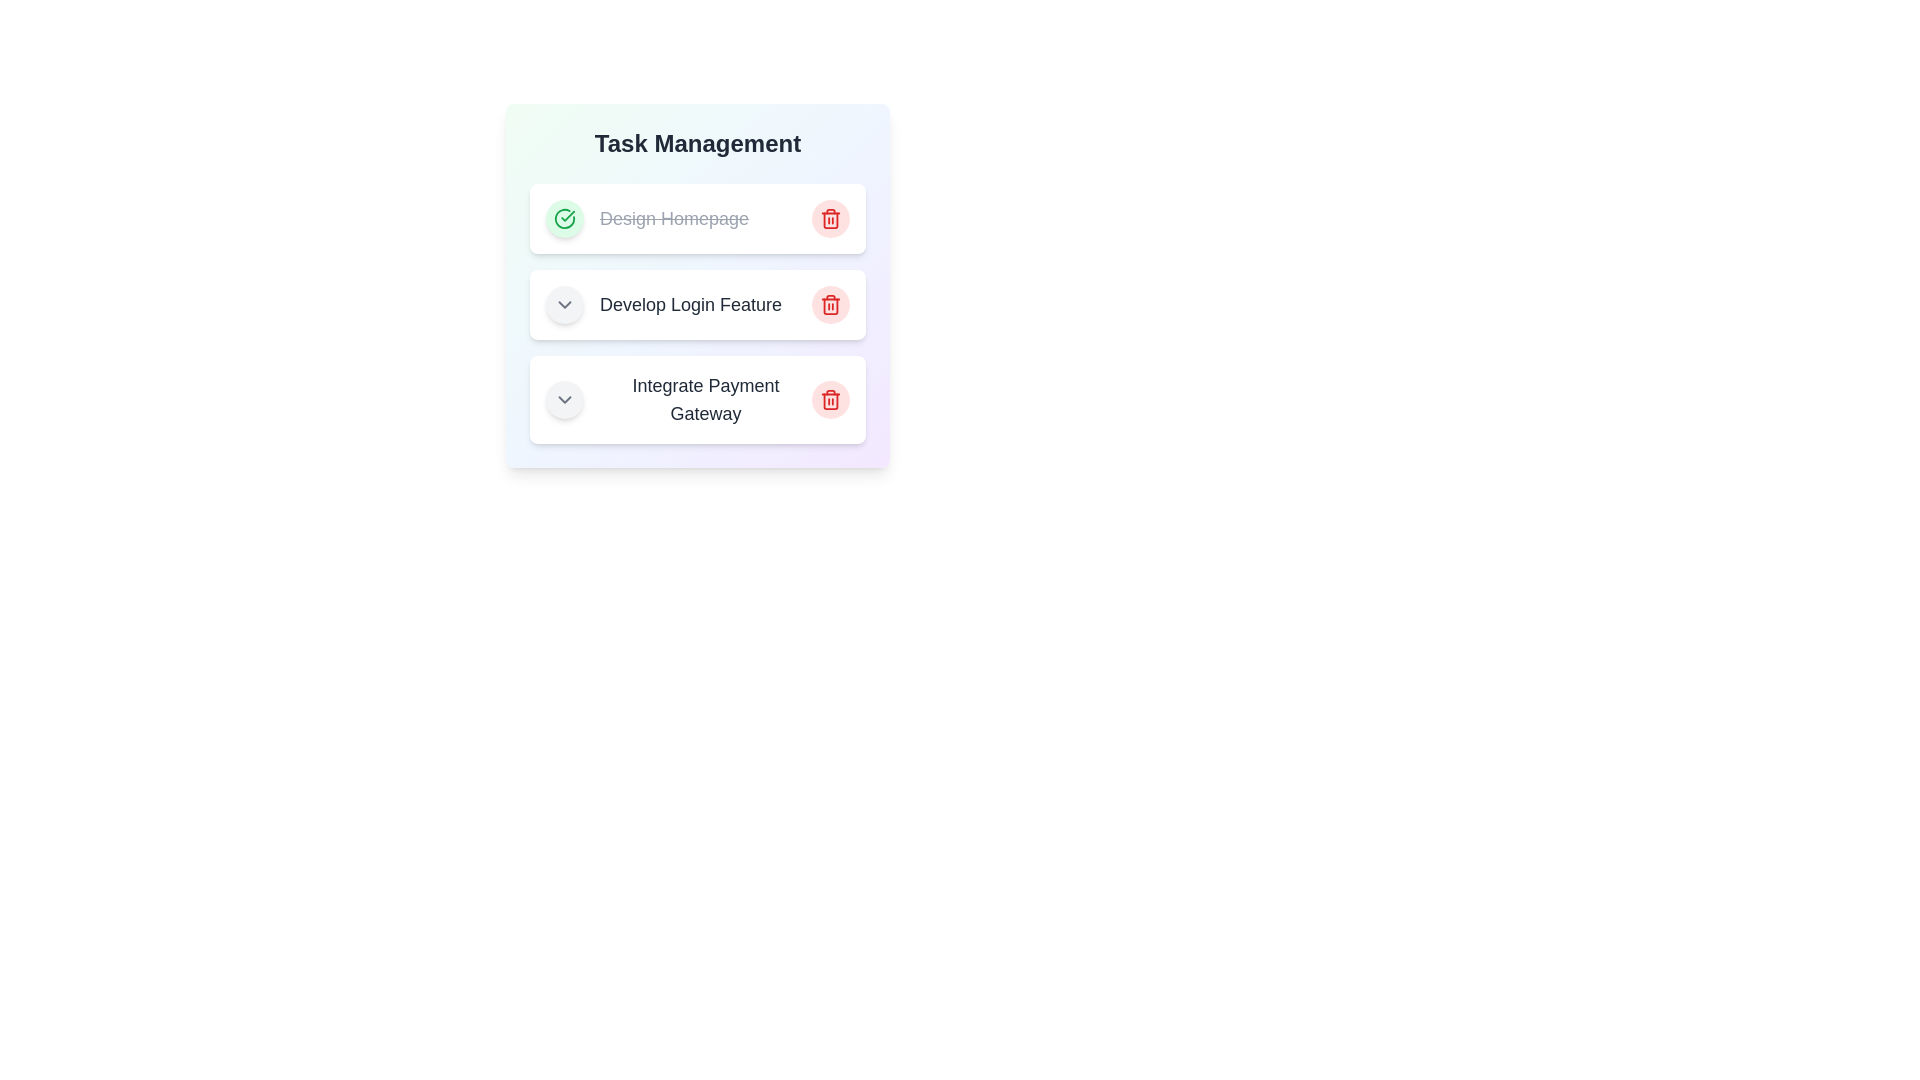 Image resolution: width=1920 pixels, height=1080 pixels. Describe the element at coordinates (697, 219) in the screenshot. I see `the task Design Homepage to read its details` at that location.